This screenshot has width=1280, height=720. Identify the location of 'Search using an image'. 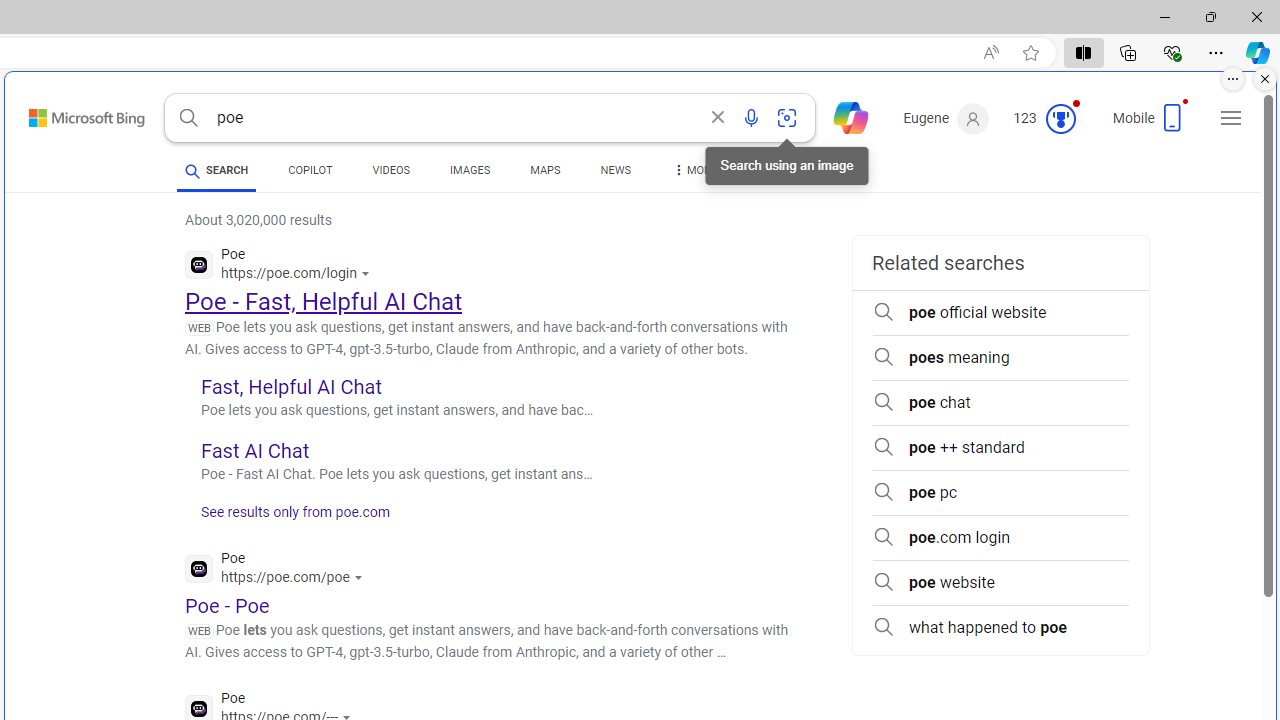
(786, 118).